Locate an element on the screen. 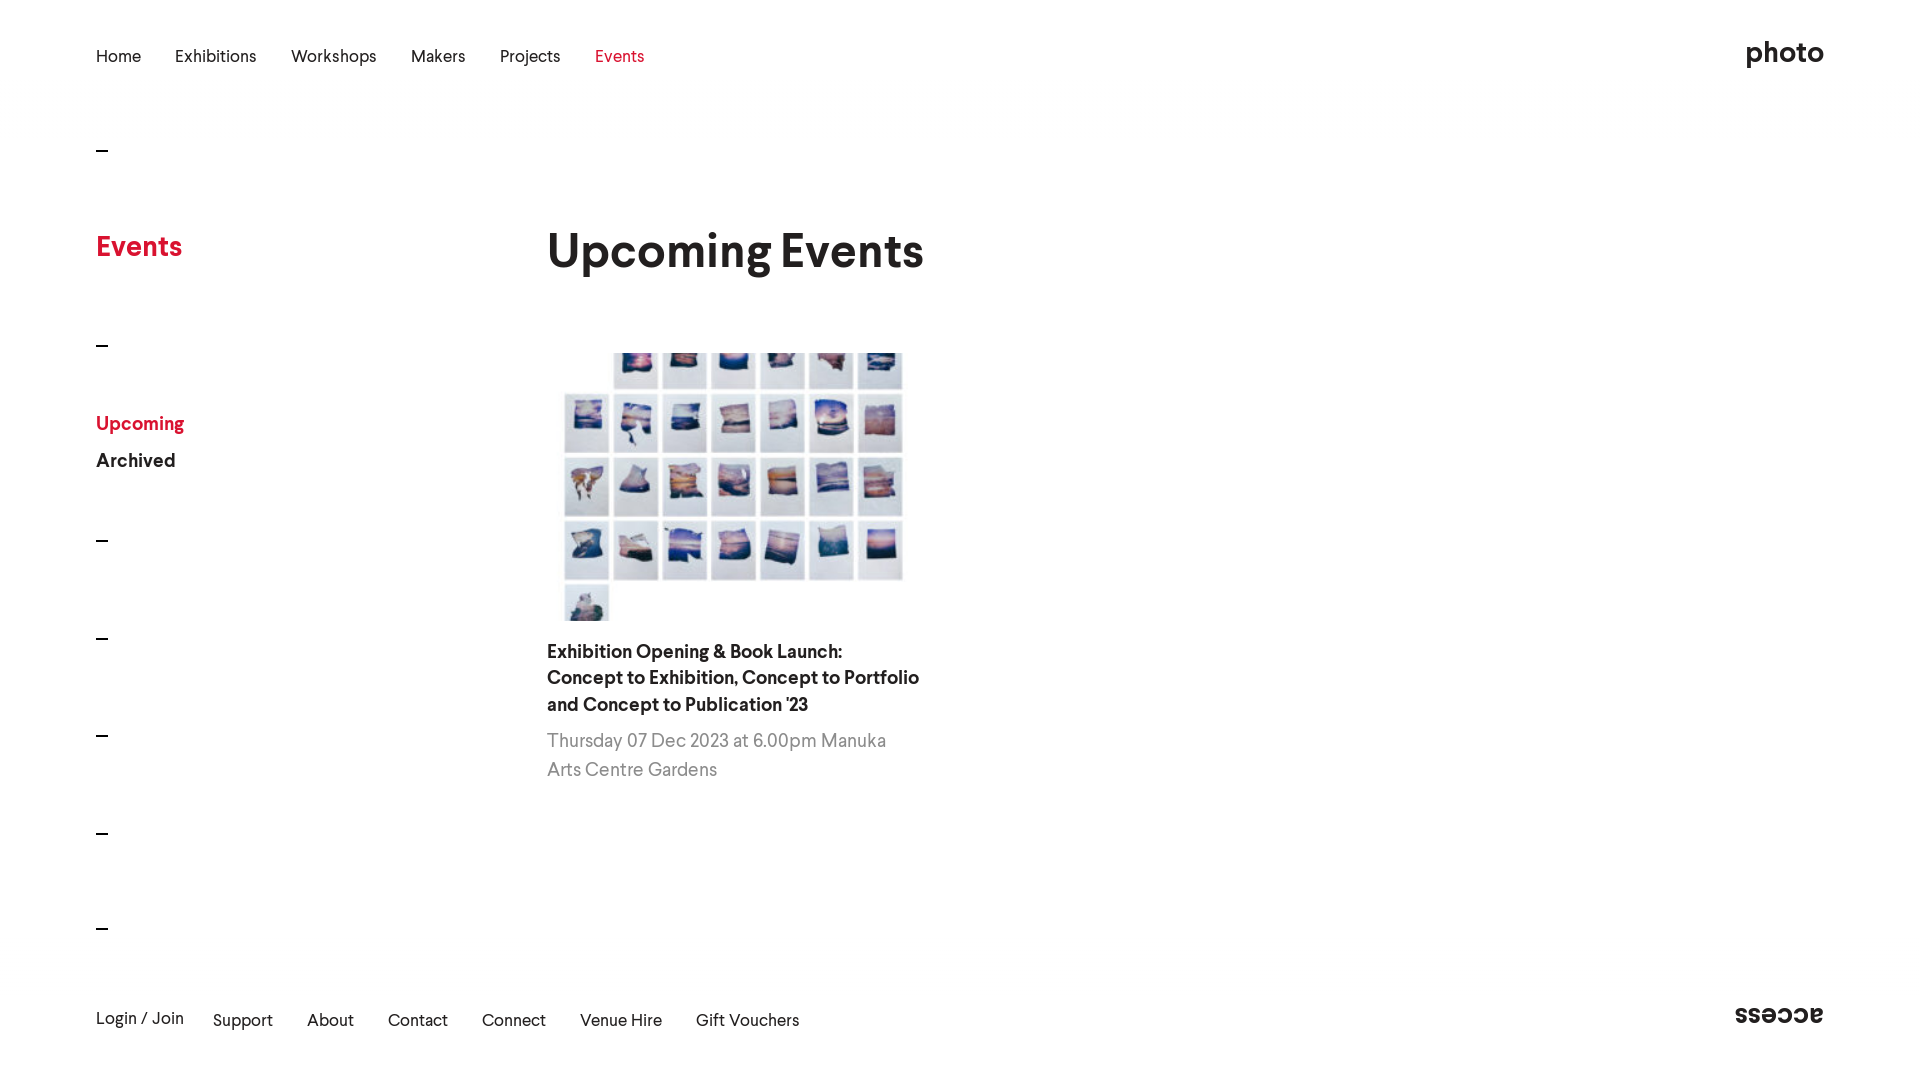 The height and width of the screenshot is (1080, 1920). 'Exhibitions' is located at coordinates (216, 56).